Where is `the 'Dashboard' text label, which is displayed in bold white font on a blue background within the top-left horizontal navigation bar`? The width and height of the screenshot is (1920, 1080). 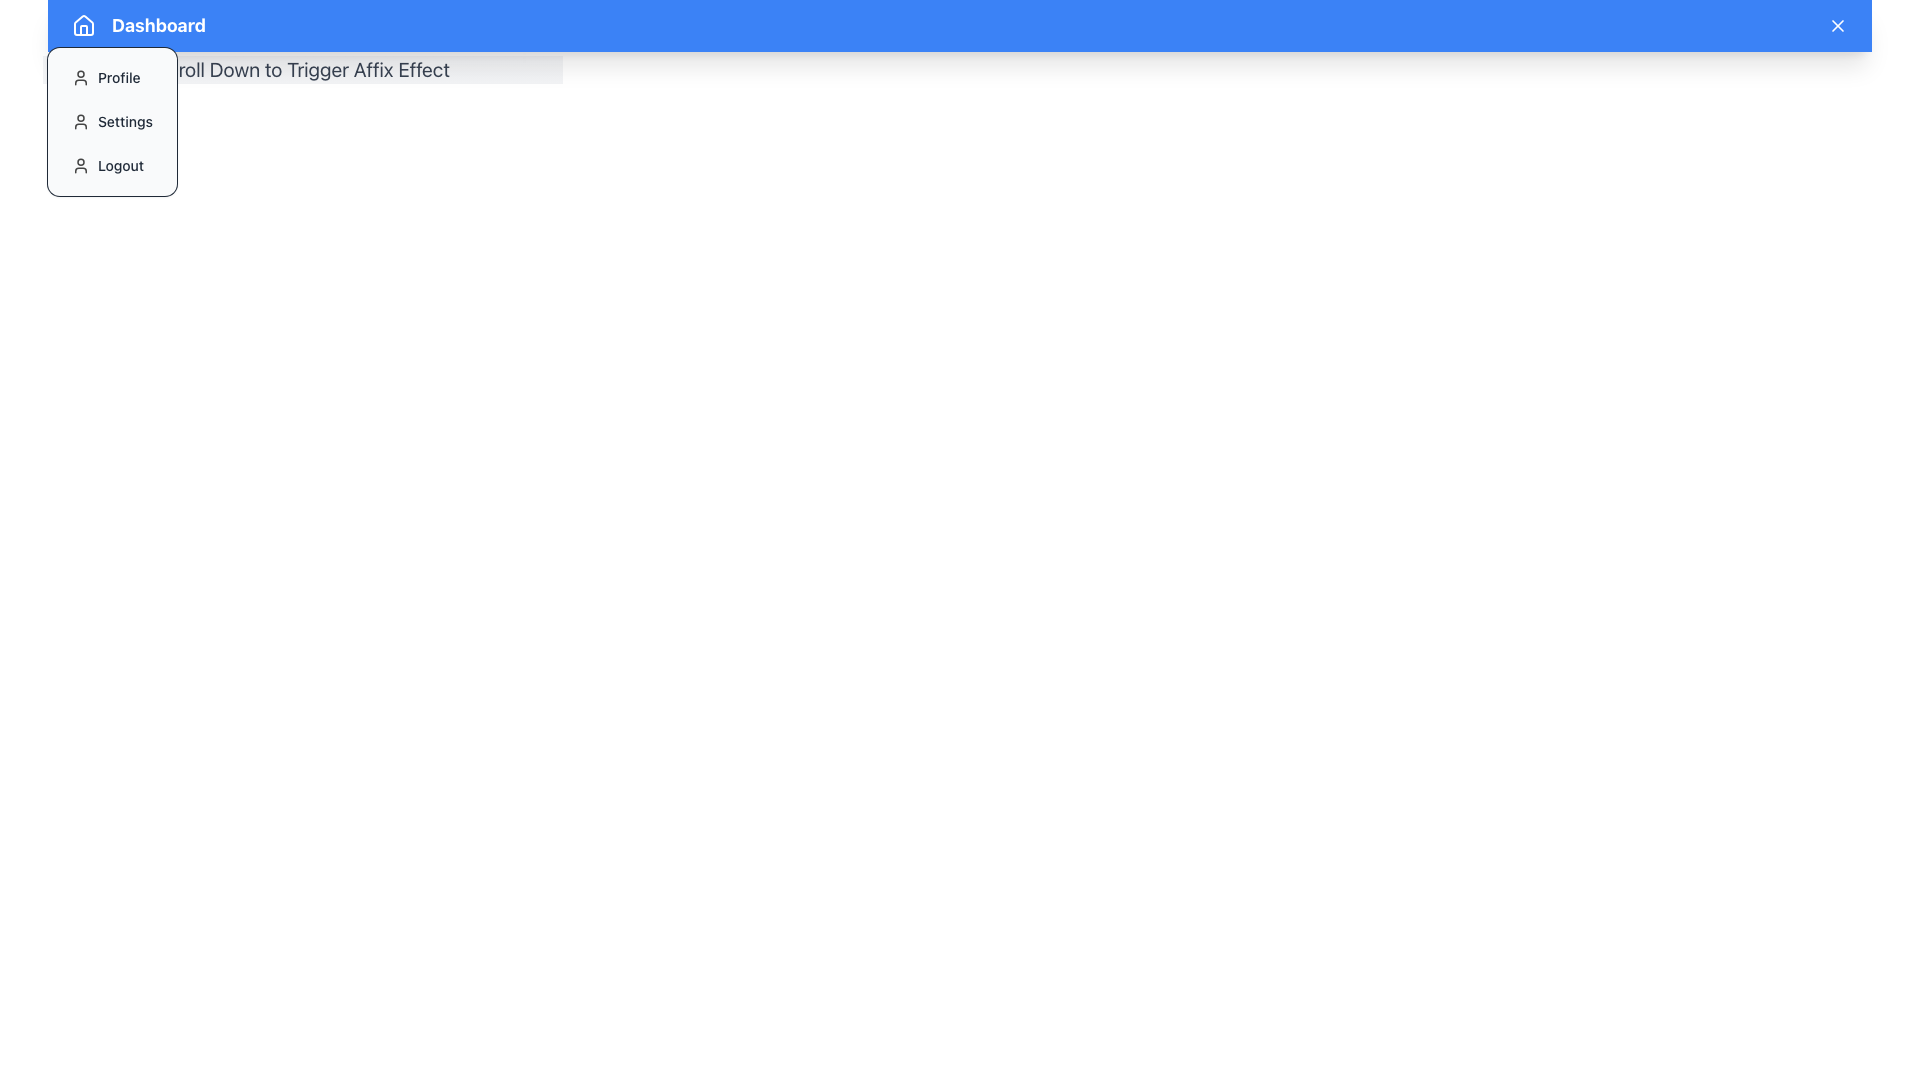
the 'Dashboard' text label, which is displayed in bold white font on a blue background within the top-left horizontal navigation bar is located at coordinates (157, 26).